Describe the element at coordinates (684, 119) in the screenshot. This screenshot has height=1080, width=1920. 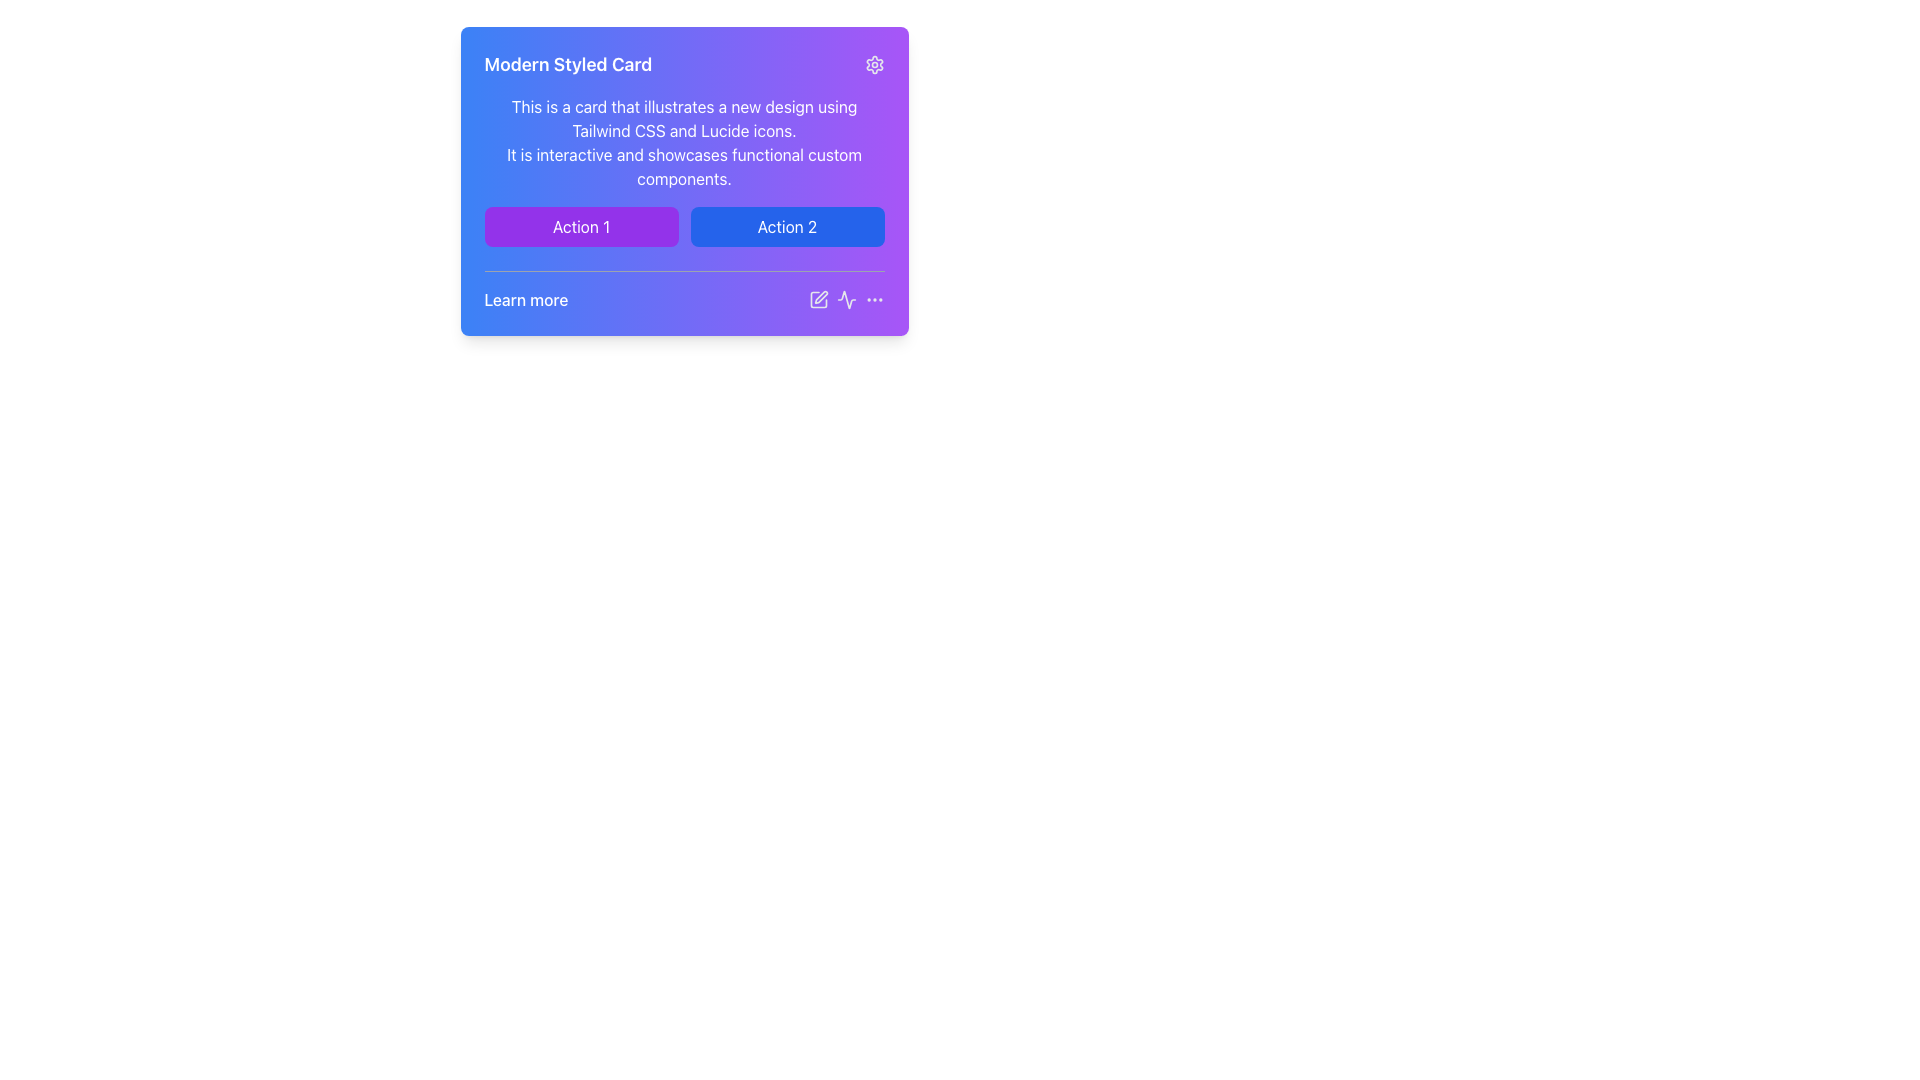
I see `descriptive text block located beneath the title 'Modern Styled Card' in the upper portion of the card component` at that location.